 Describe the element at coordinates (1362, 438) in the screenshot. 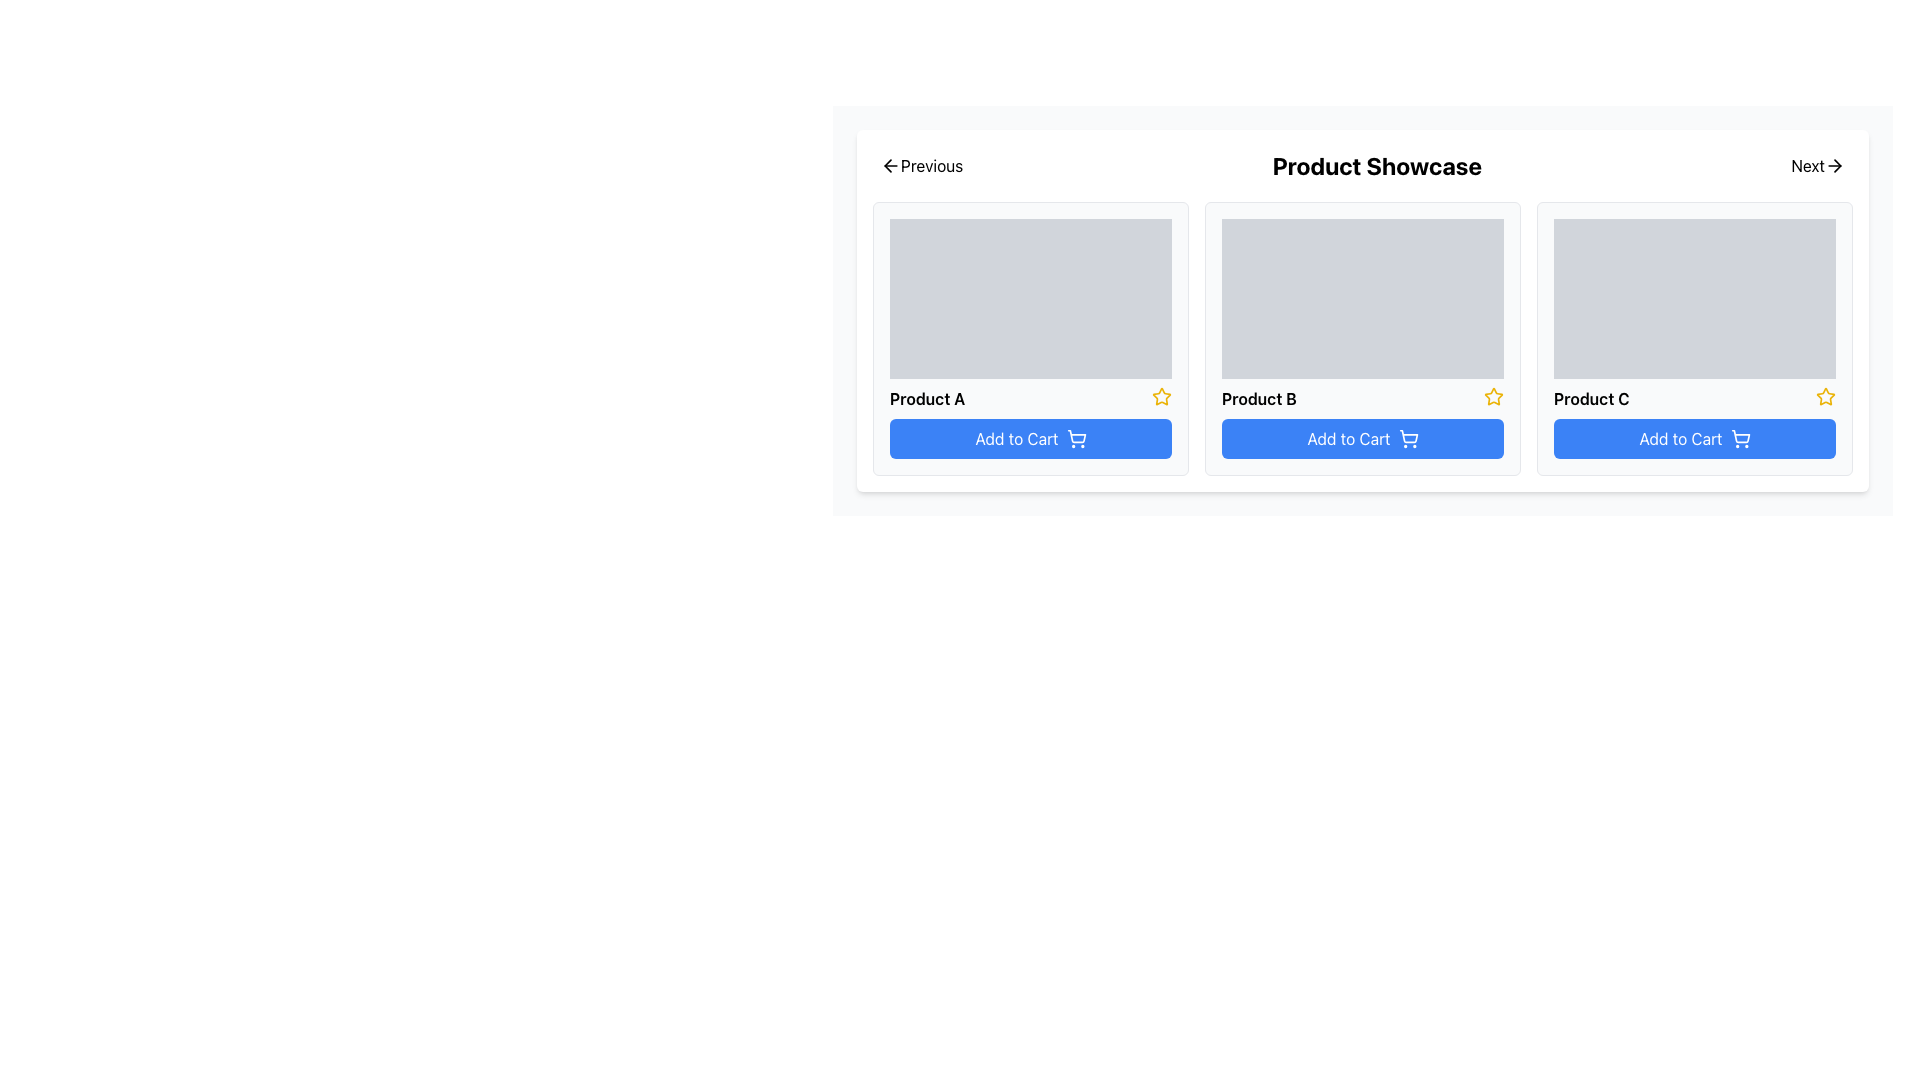

I see `the 'Add to Cart' button with a blue background and white text, located below the 'Product B' title in the product showcase grid` at that location.